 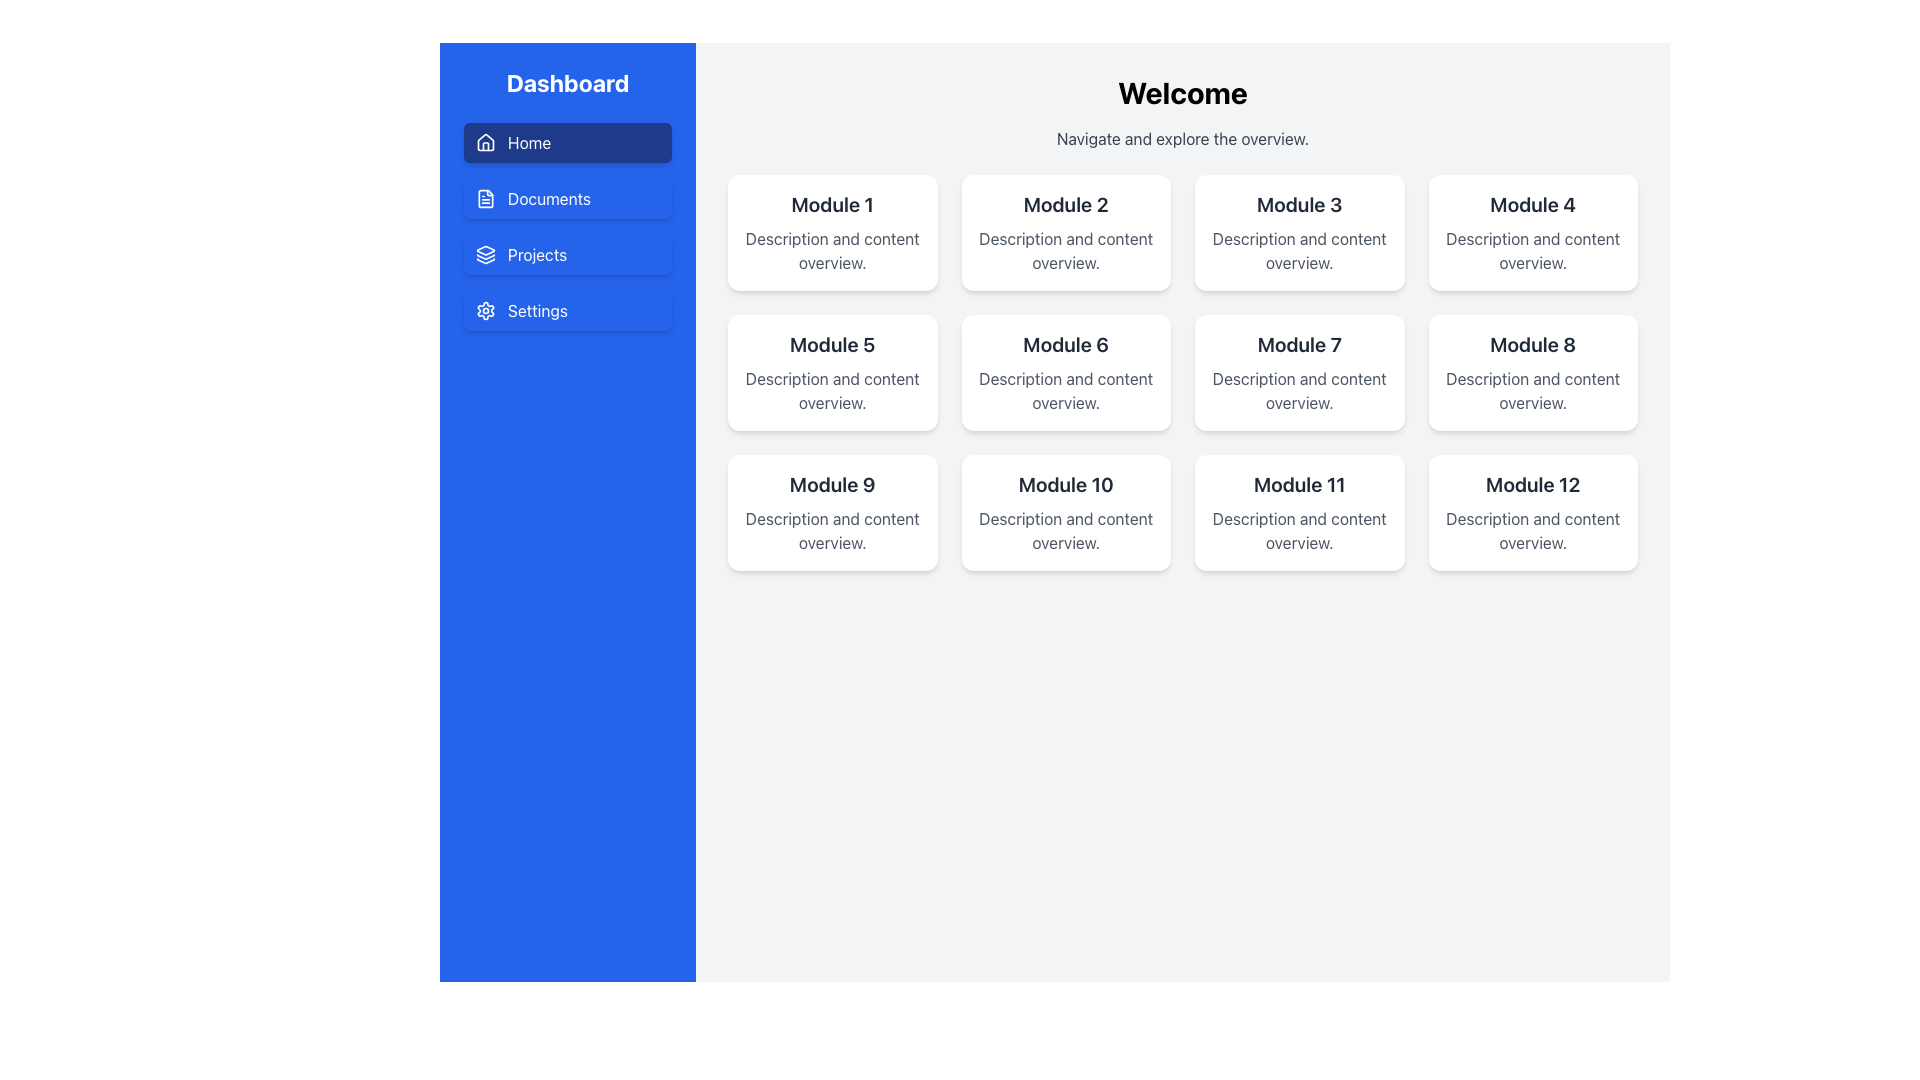 What do you see at coordinates (485, 141) in the screenshot?
I see `the house icon in the navigation sidebar, which represents the 'Home' link and is located above the text 'Home'` at bounding box center [485, 141].